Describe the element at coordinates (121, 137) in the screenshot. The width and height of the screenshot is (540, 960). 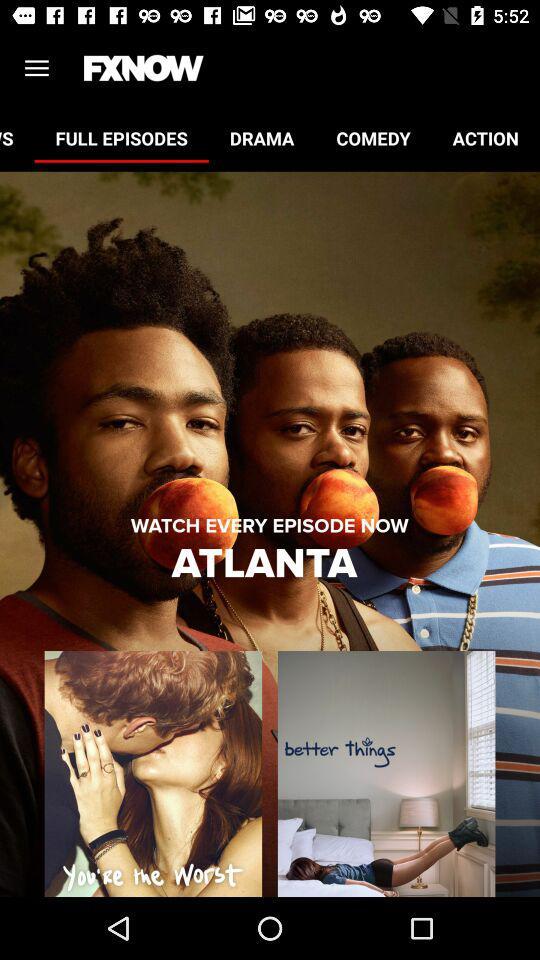
I see `full episodes item` at that location.